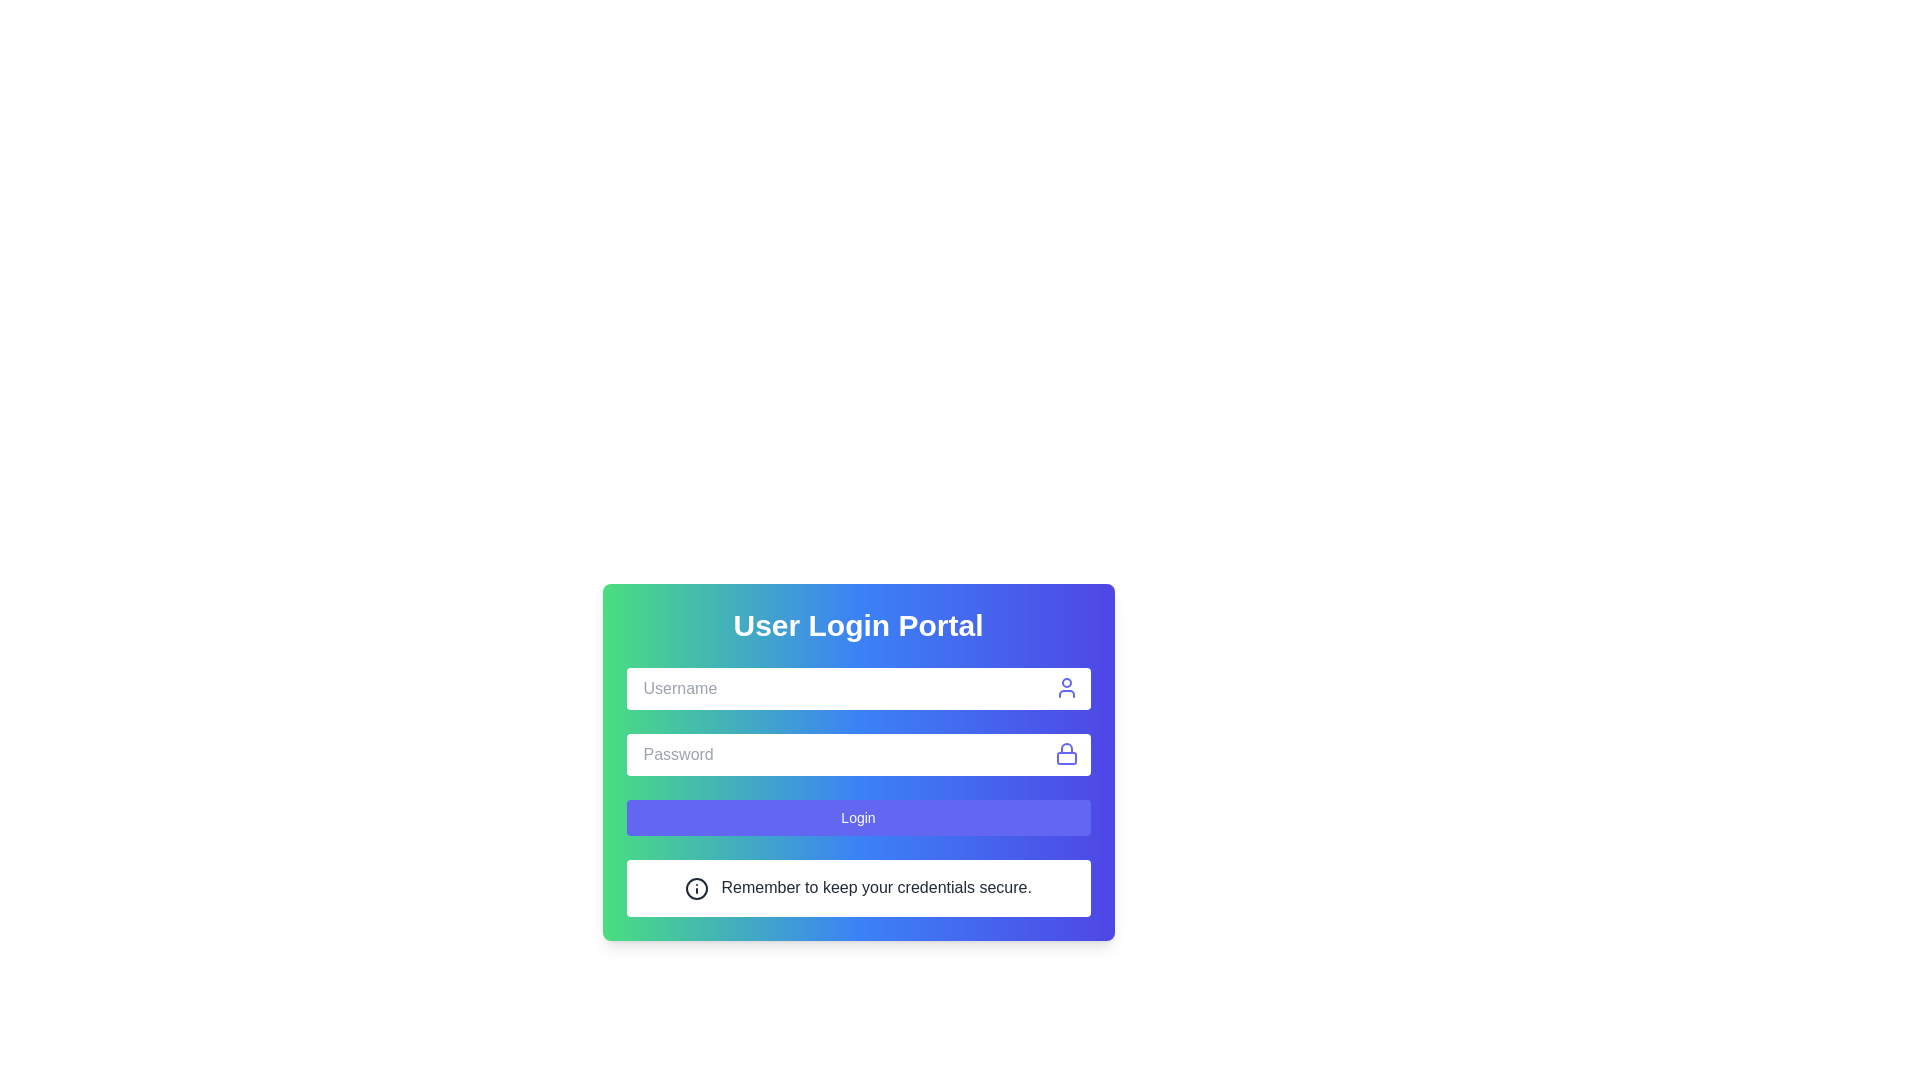 This screenshot has height=1080, width=1920. What do you see at coordinates (697, 887) in the screenshot?
I see `the graphical element (circle within an SVG) located to the left of the text line 'Remember to keep your credentials secure.'` at bounding box center [697, 887].